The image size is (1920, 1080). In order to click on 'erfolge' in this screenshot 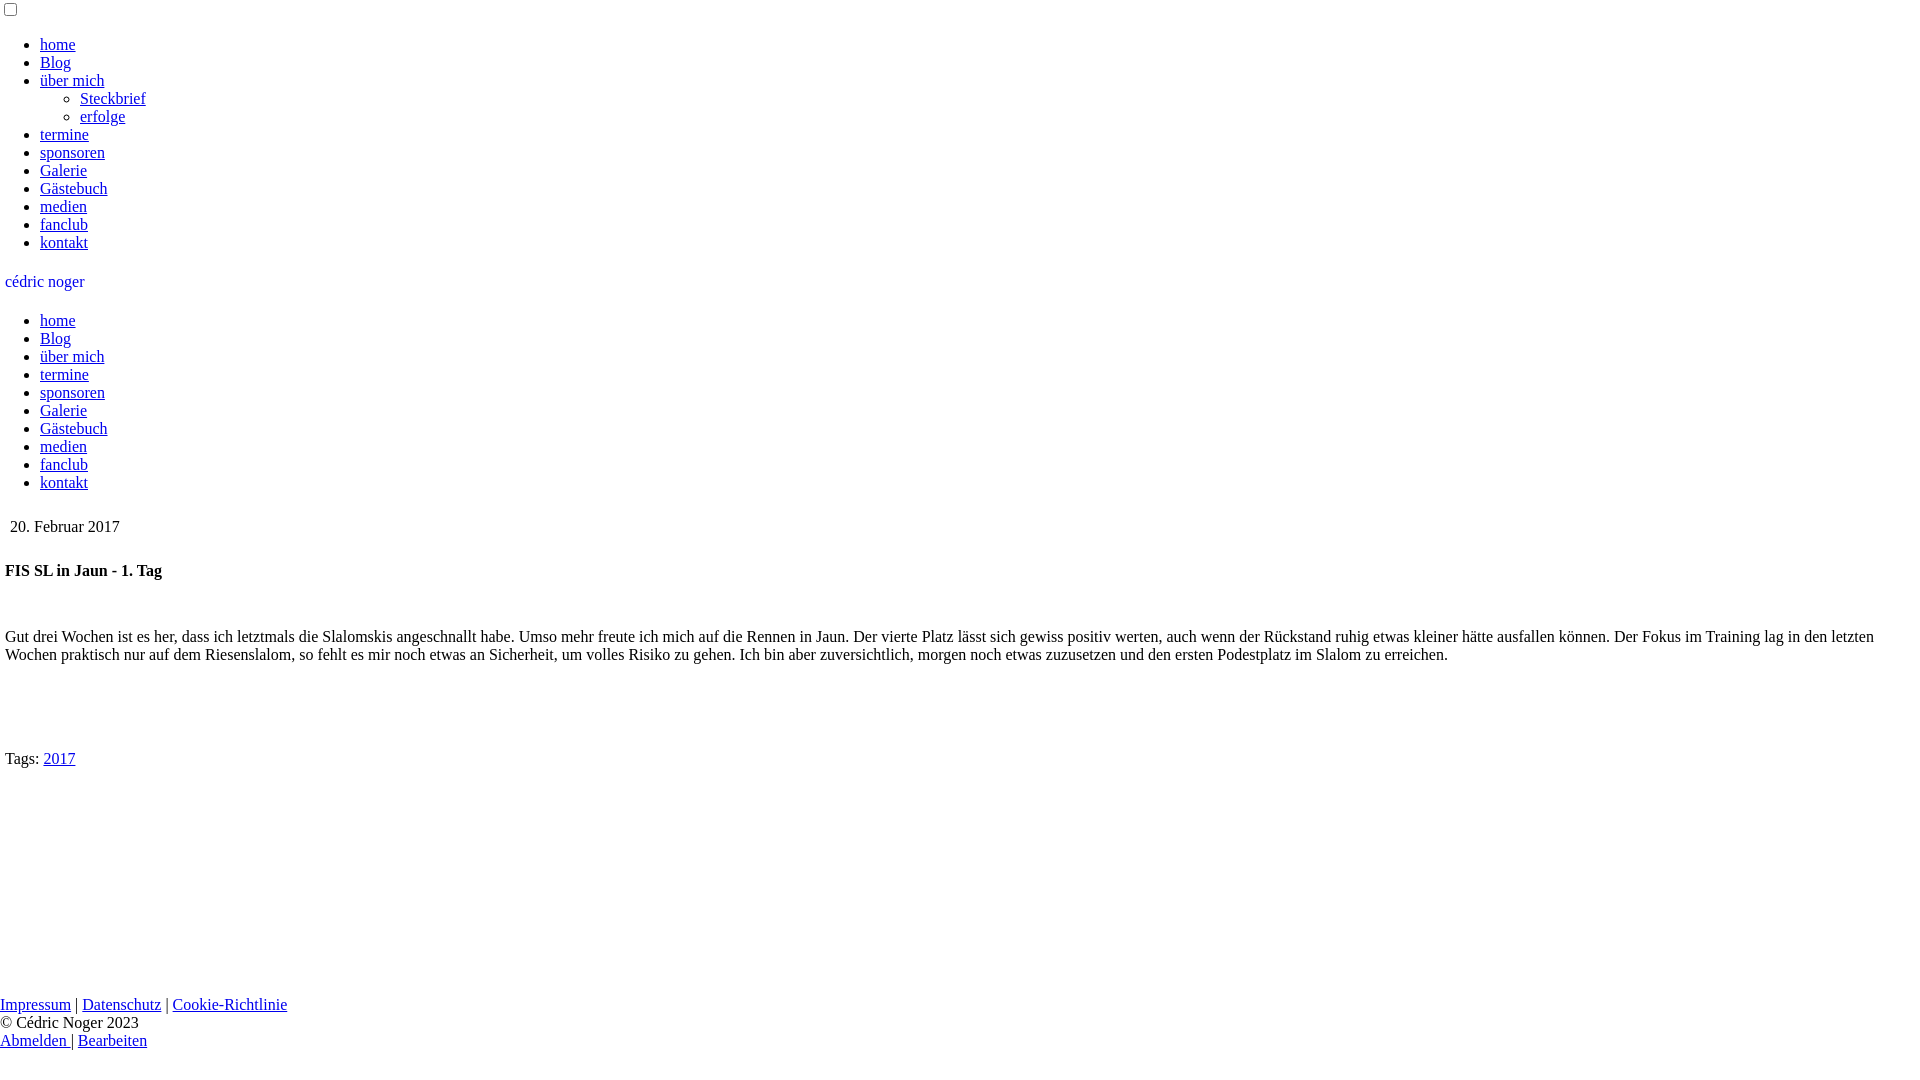, I will do `click(101, 116)`.